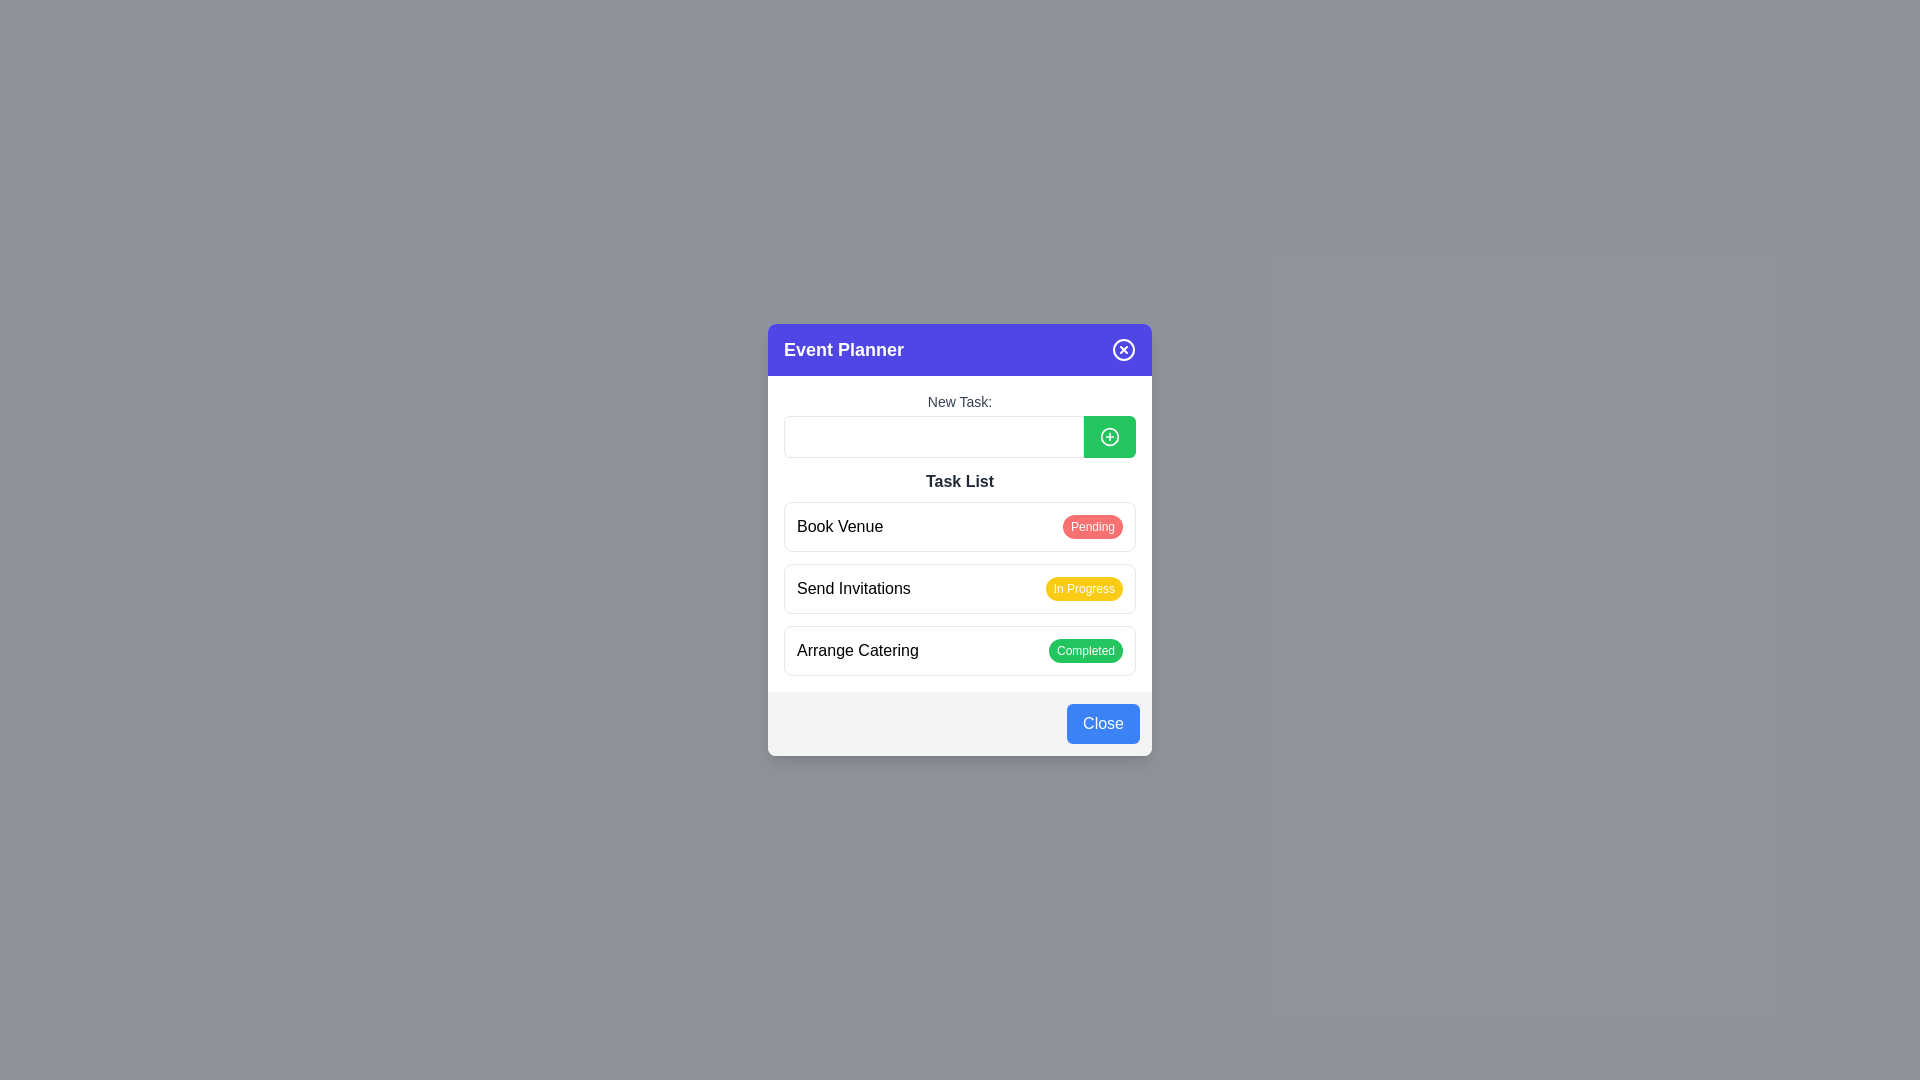 The height and width of the screenshot is (1080, 1920). I want to click on the button located on the right side of the 'New Task' input field, so click(1108, 435).